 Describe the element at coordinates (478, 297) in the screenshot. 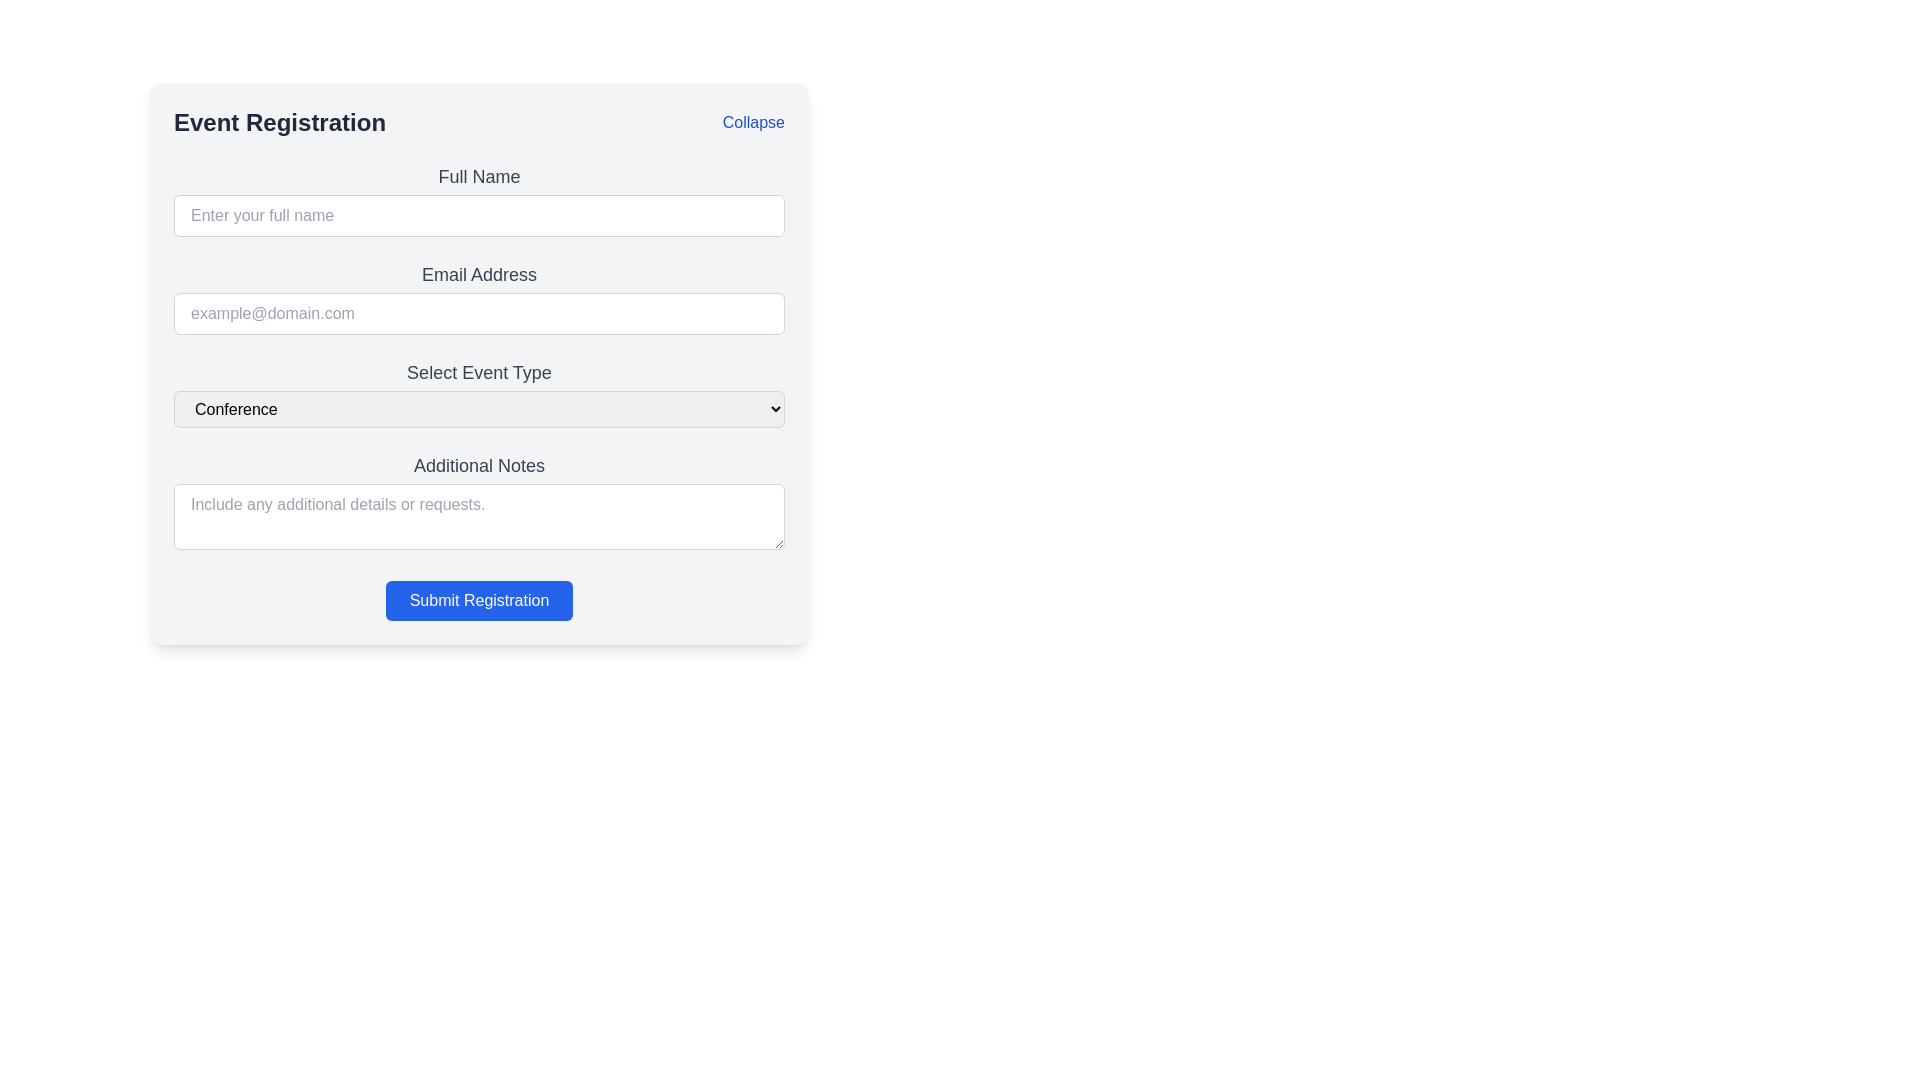

I see `the 'Email Address' input box located in the 'Event Registration' section` at that location.